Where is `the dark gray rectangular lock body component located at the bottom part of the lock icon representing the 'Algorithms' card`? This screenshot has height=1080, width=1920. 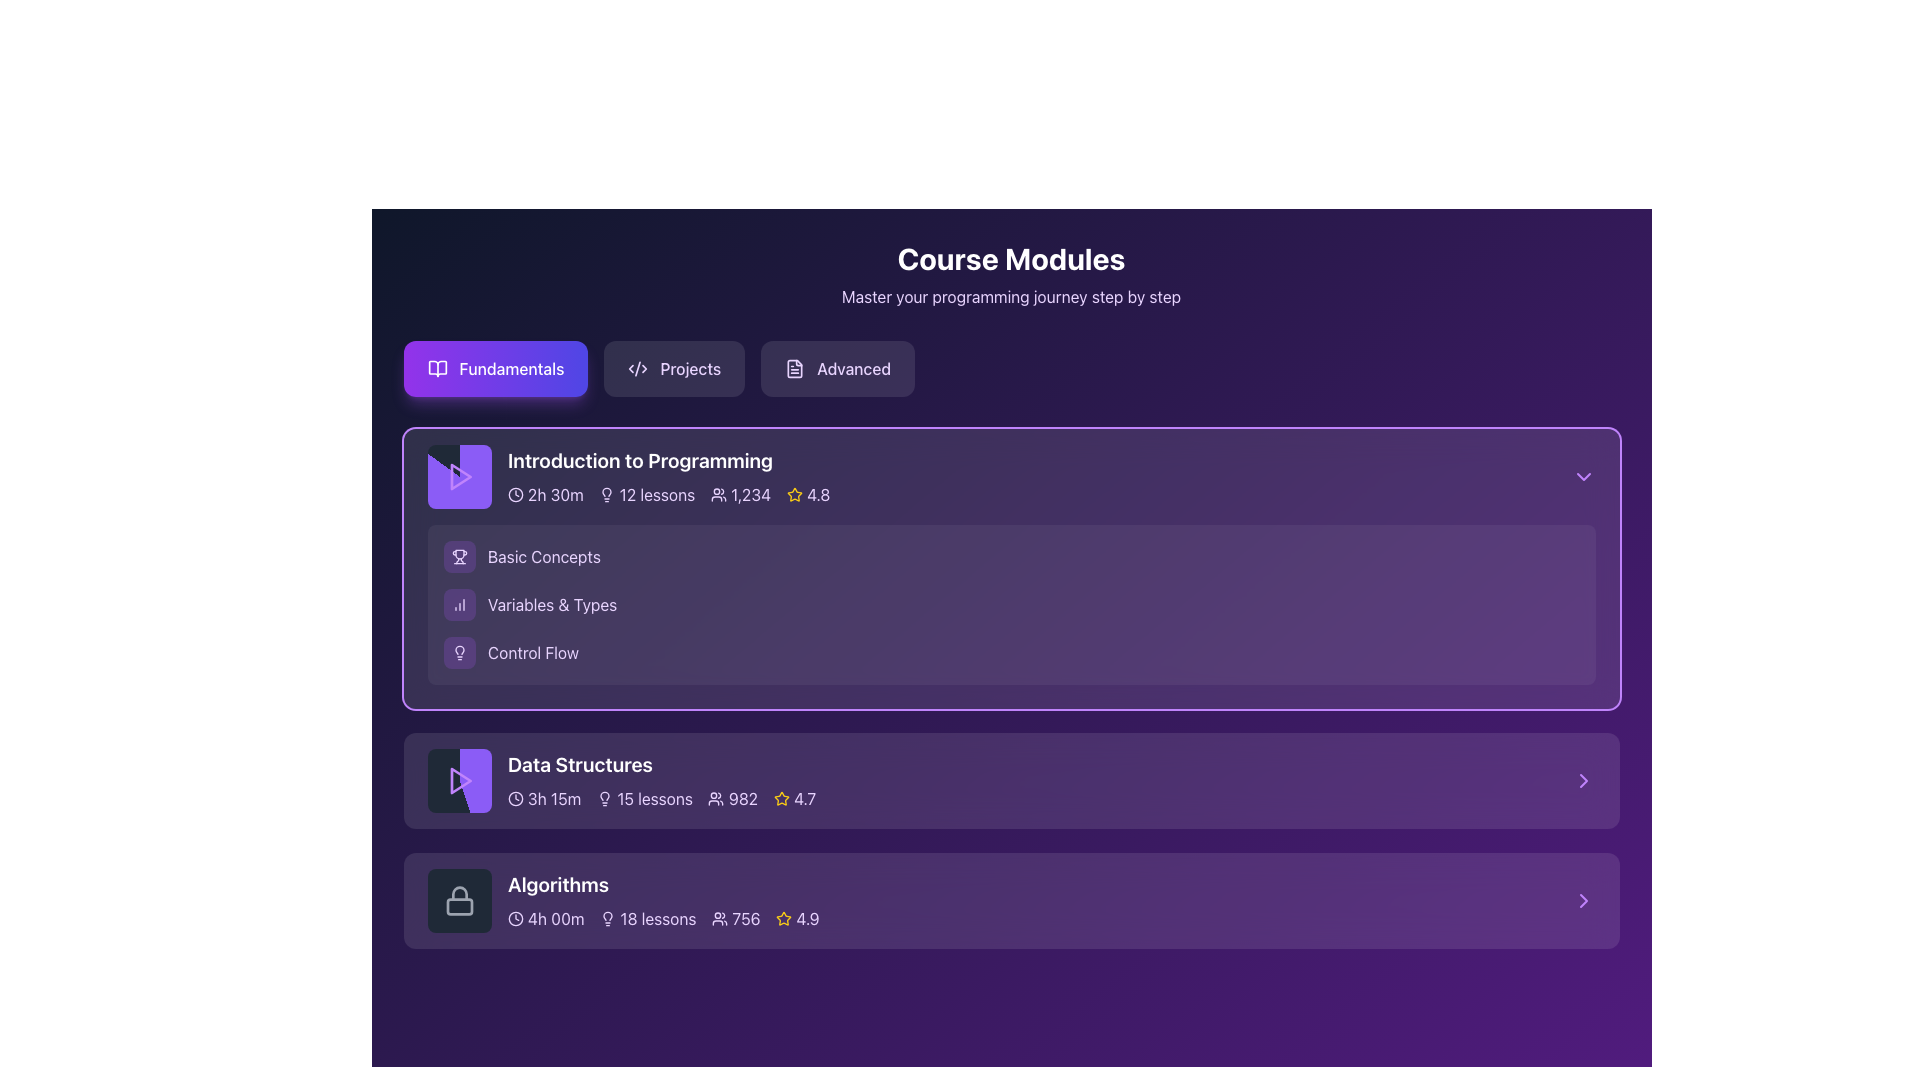 the dark gray rectangular lock body component located at the bottom part of the lock icon representing the 'Algorithms' card is located at coordinates (458, 906).